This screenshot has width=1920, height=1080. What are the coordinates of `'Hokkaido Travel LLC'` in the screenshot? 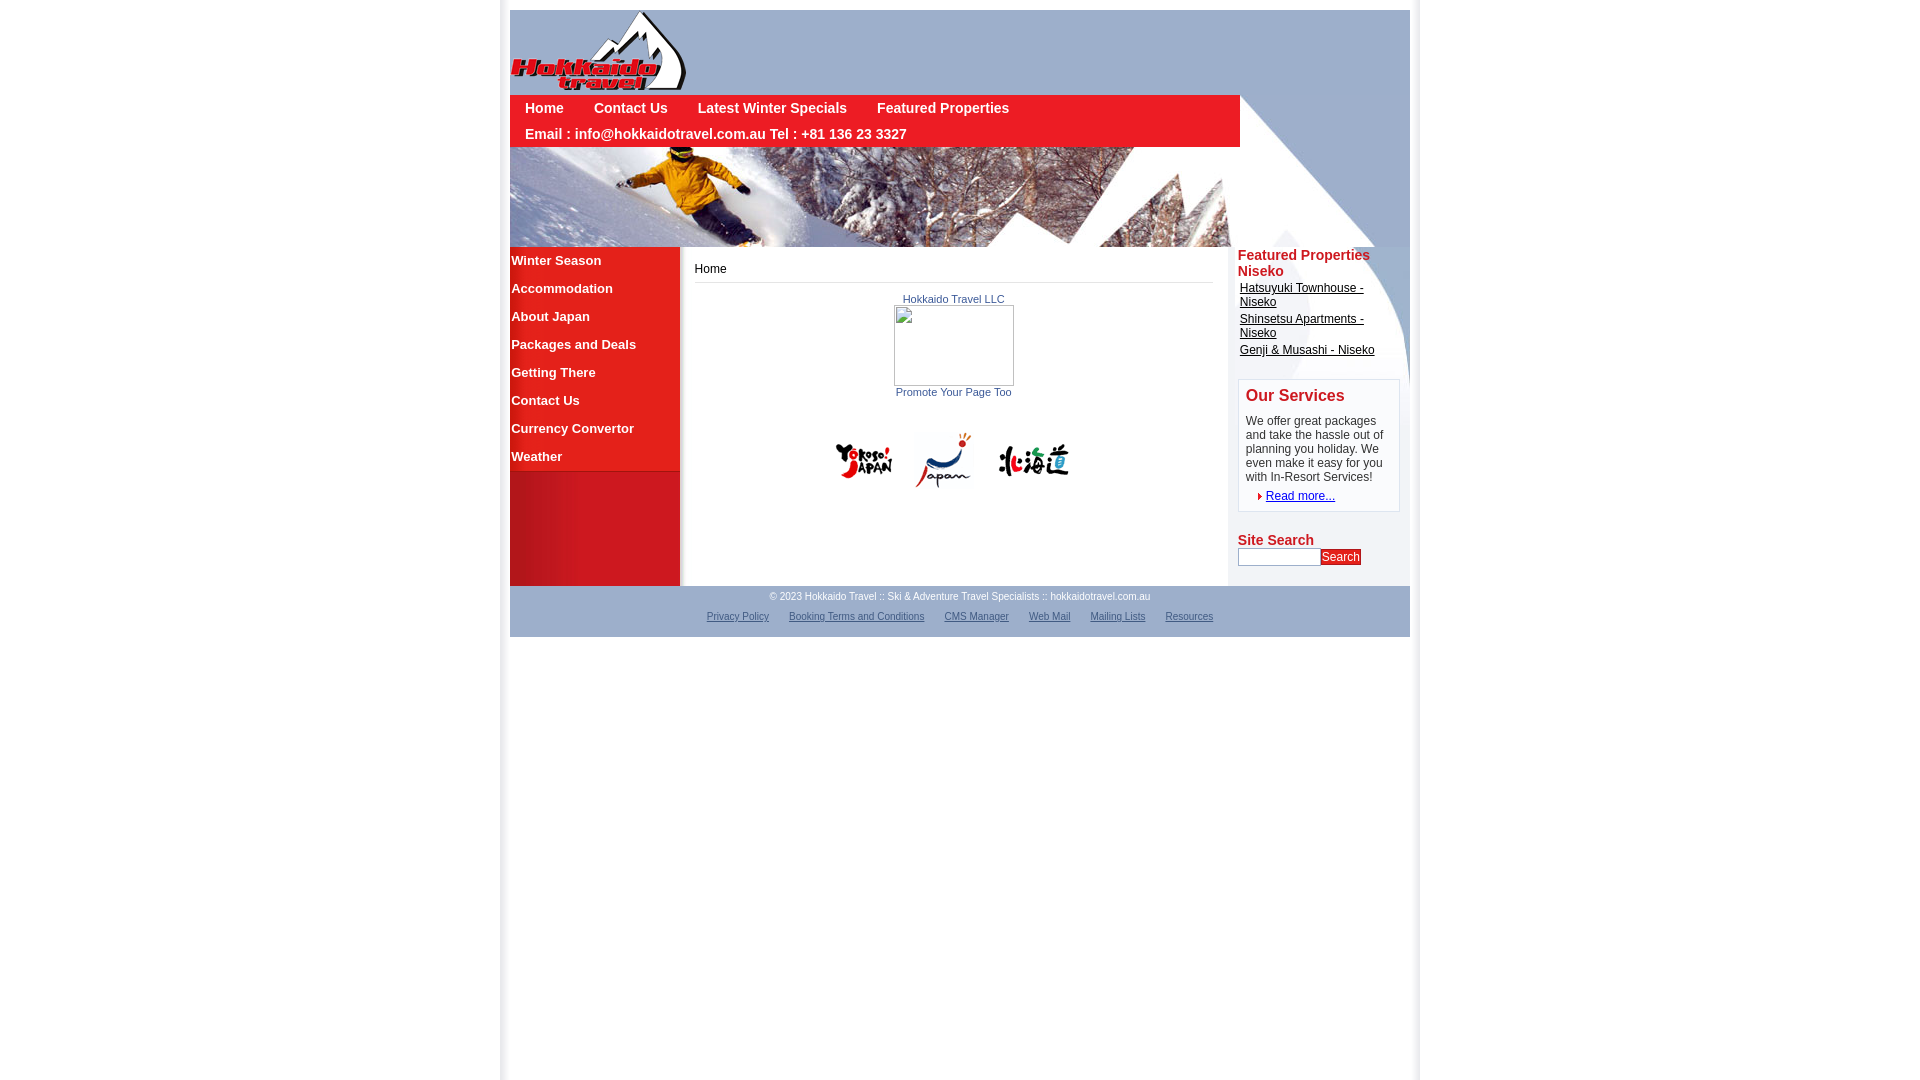 It's located at (953, 299).